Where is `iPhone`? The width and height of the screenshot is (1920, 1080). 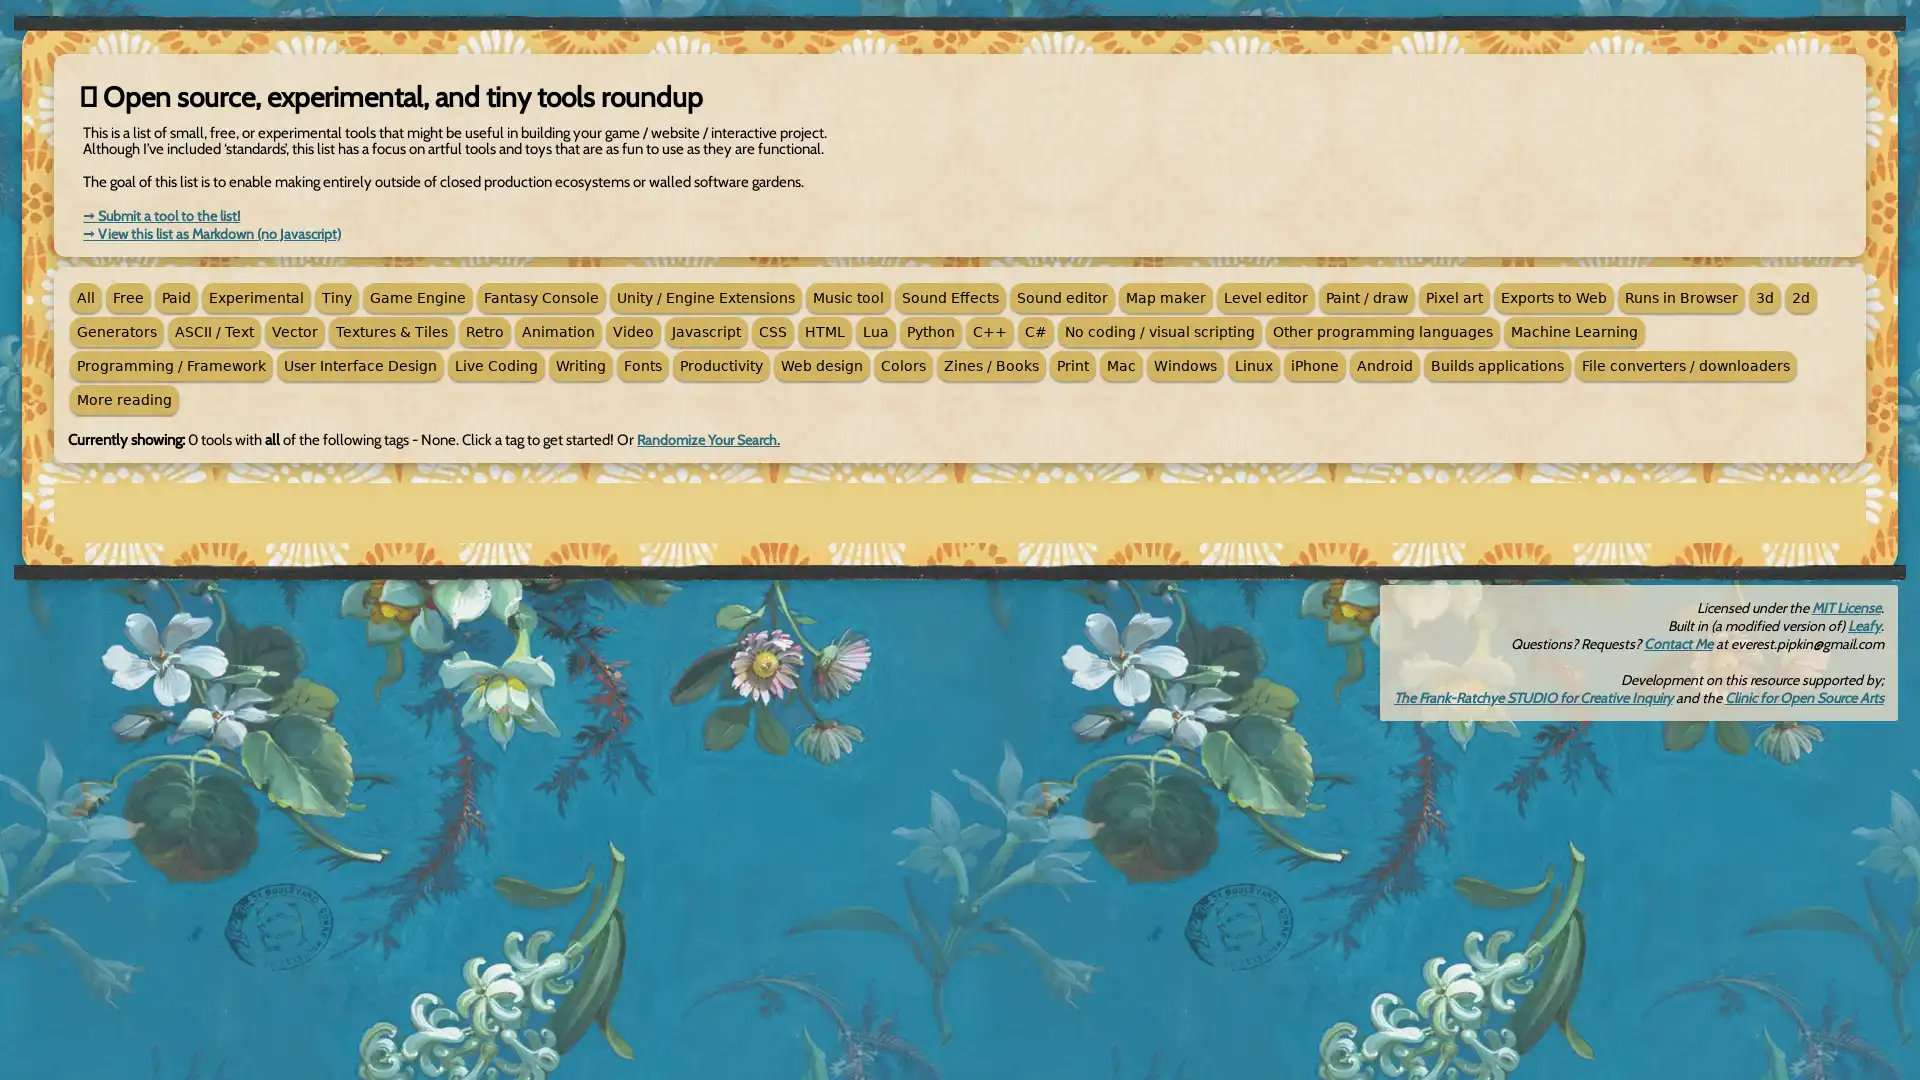
iPhone is located at coordinates (1315, 366).